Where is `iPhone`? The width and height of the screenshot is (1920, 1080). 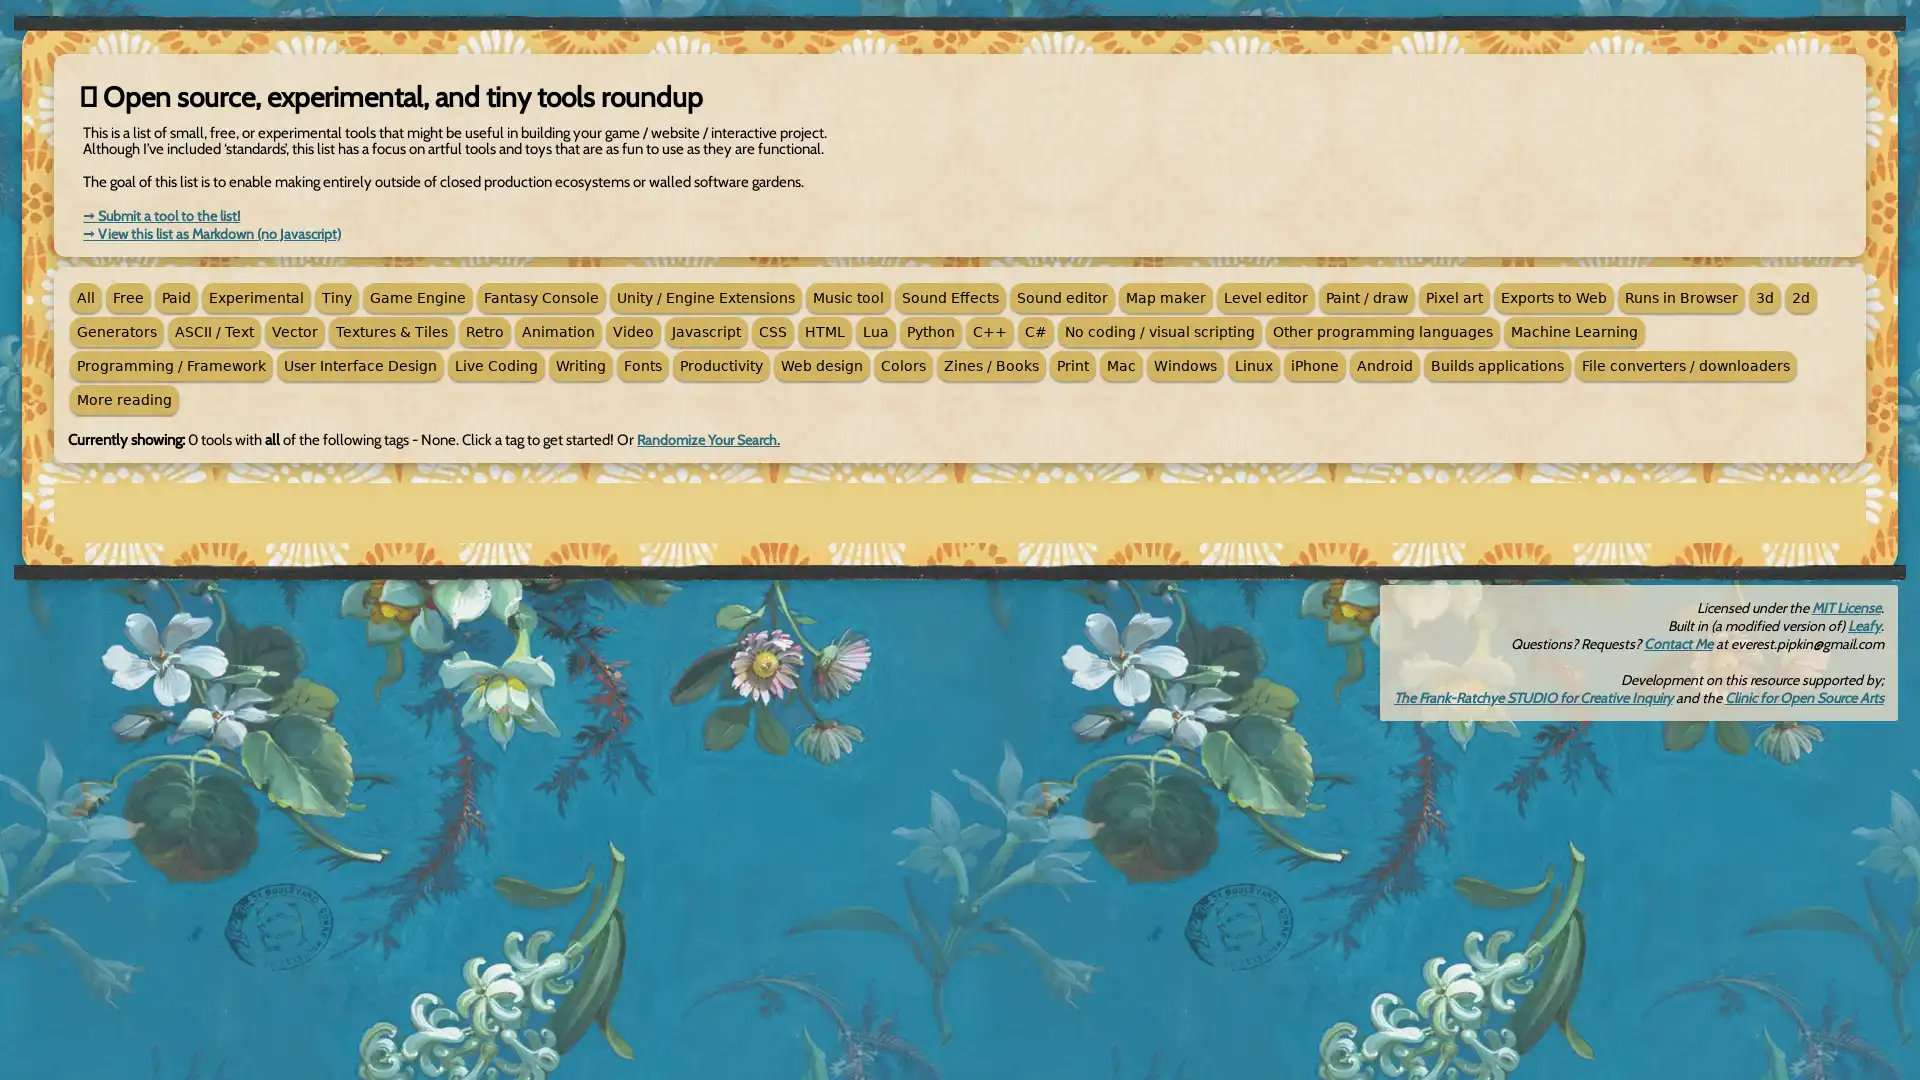
iPhone is located at coordinates (1315, 366).